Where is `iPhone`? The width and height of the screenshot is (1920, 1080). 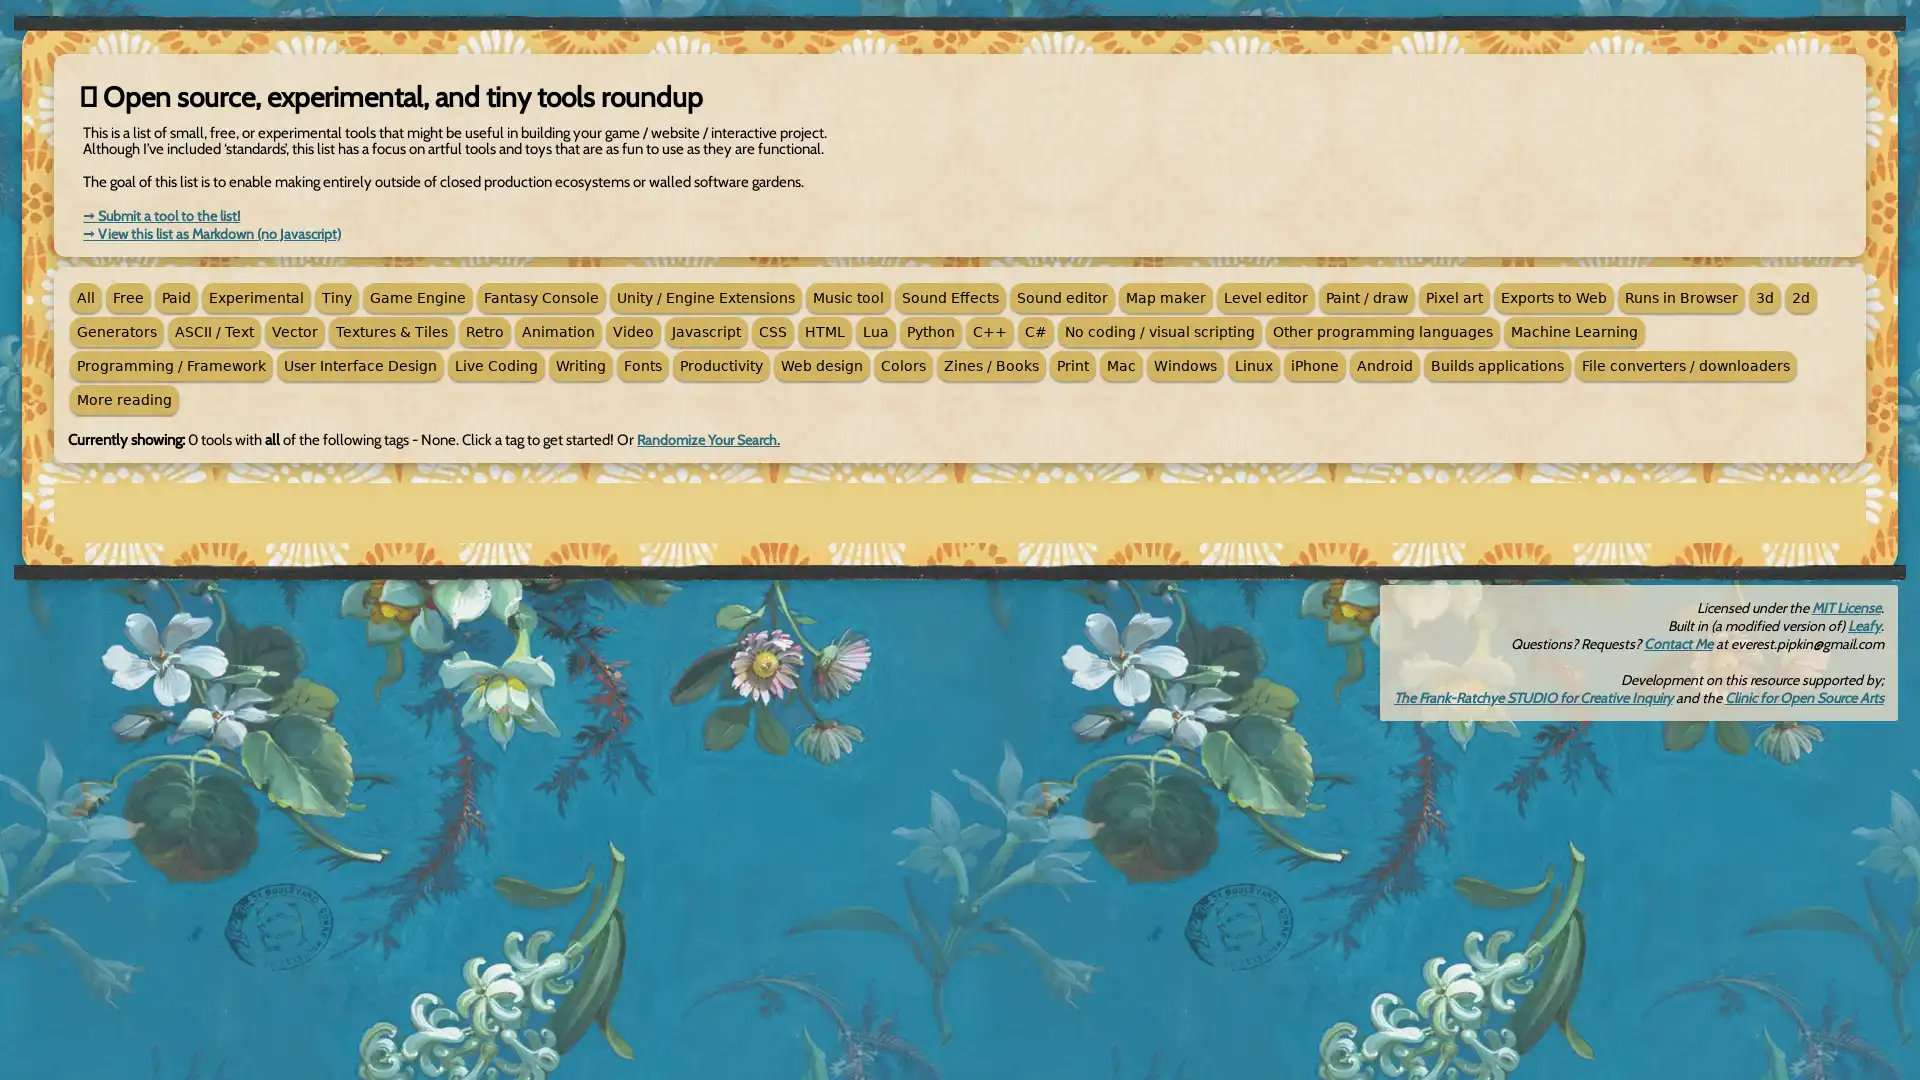
iPhone is located at coordinates (1315, 366).